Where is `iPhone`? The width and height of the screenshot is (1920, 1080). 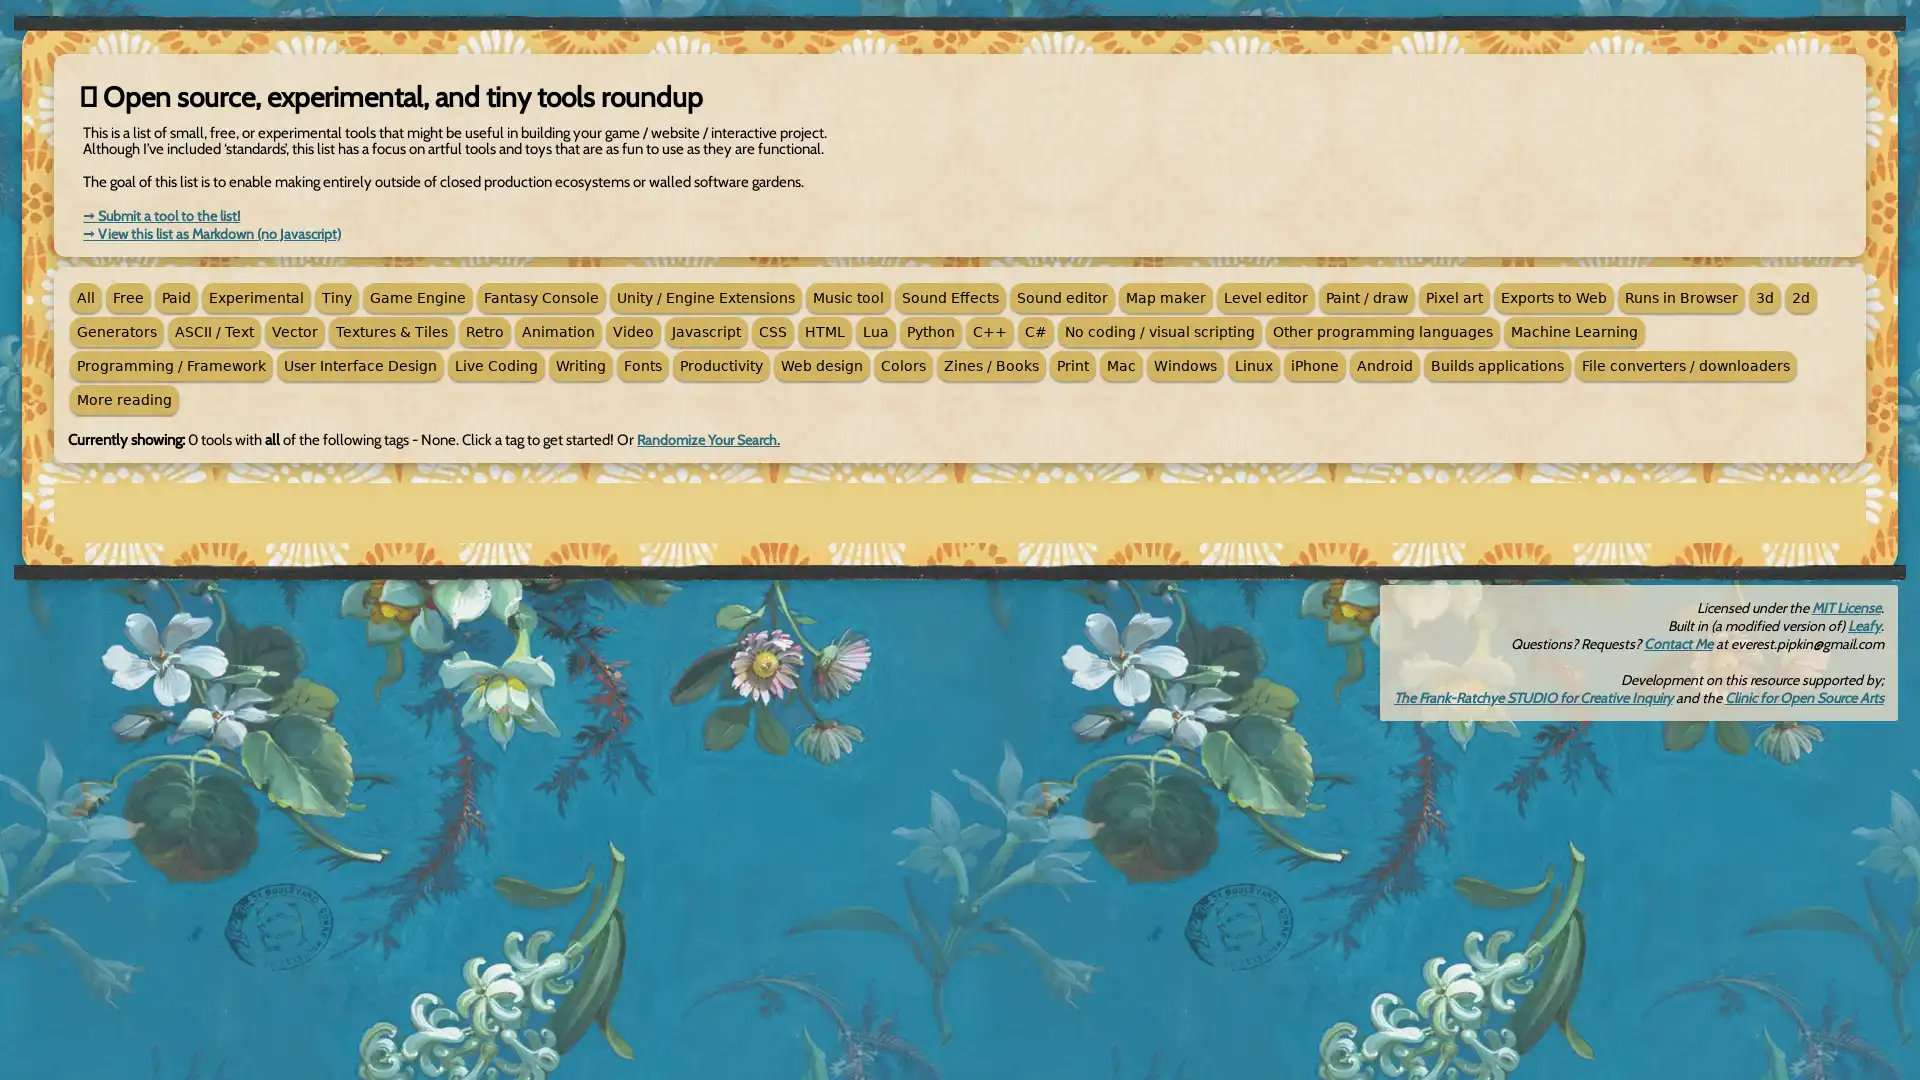
iPhone is located at coordinates (1315, 366).